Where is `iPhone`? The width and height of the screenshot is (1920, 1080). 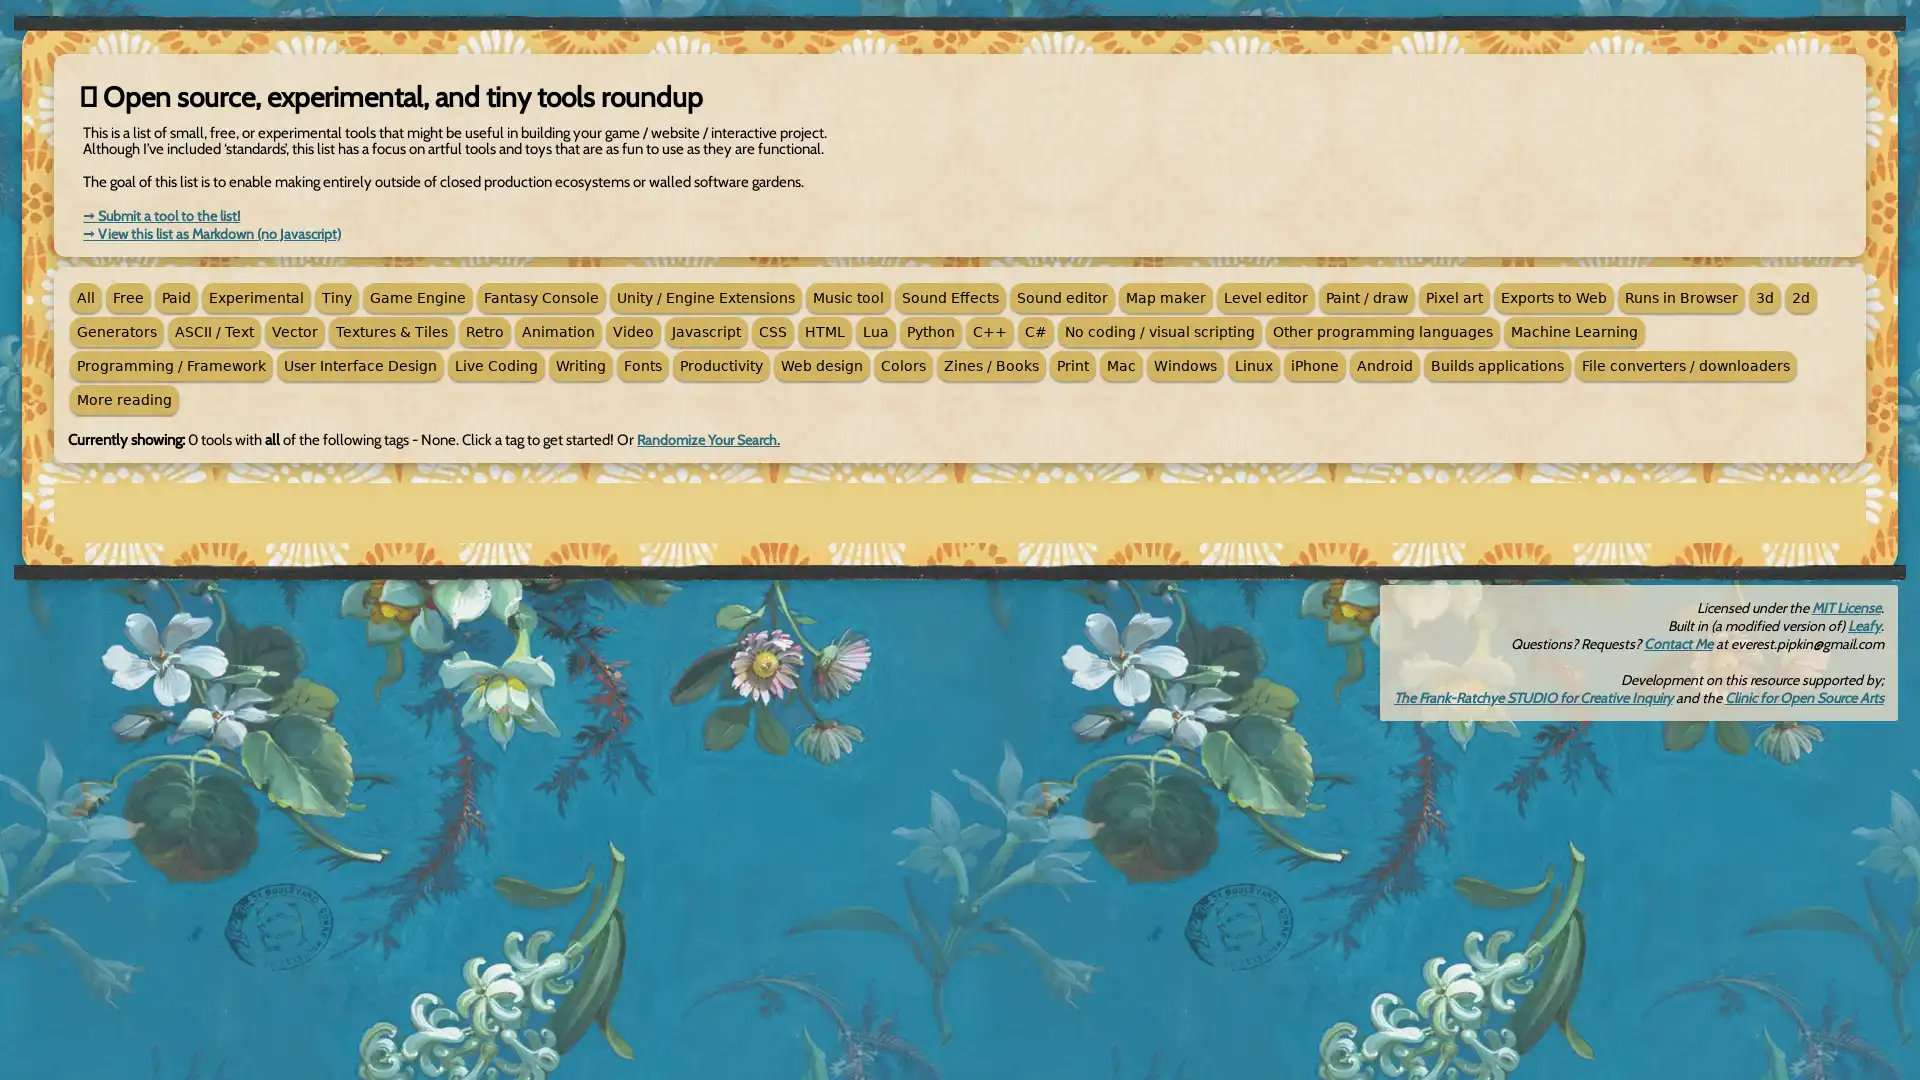
iPhone is located at coordinates (1315, 366).